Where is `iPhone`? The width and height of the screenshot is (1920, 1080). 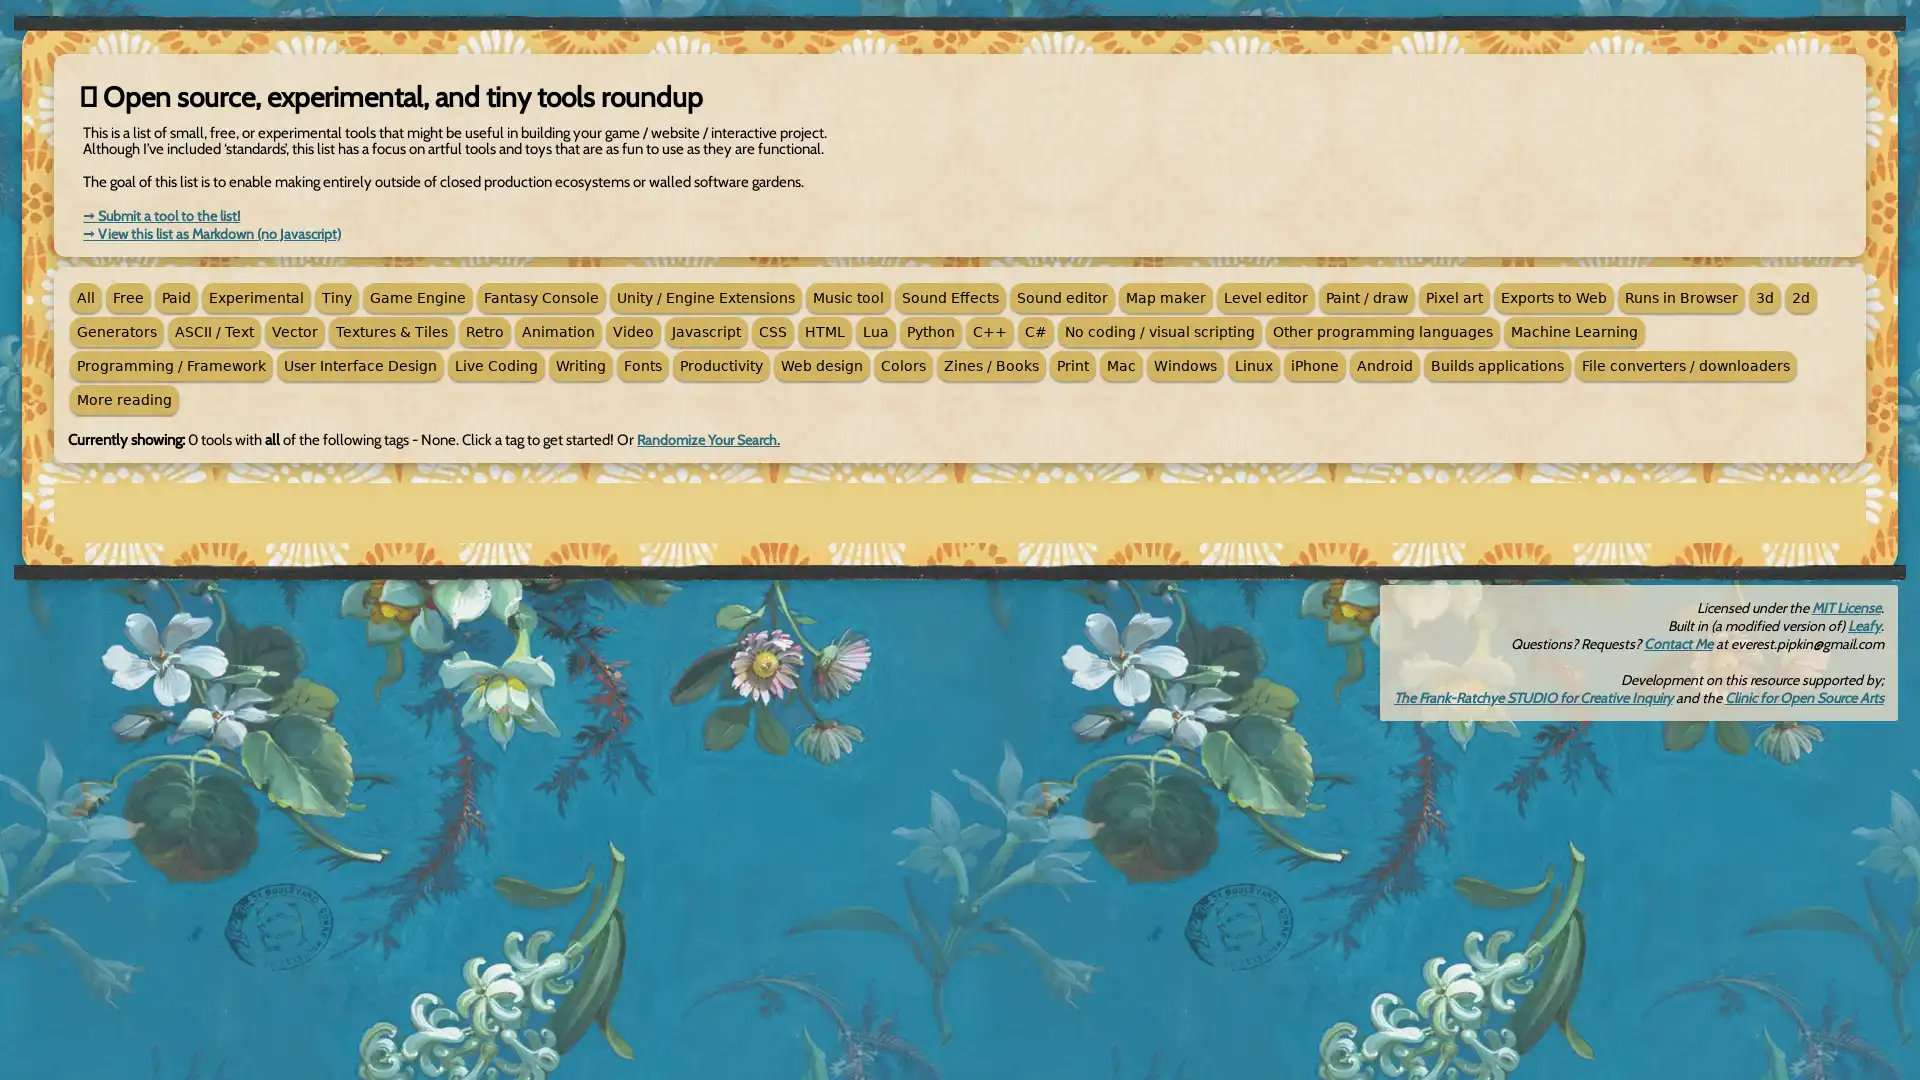
iPhone is located at coordinates (1315, 366).